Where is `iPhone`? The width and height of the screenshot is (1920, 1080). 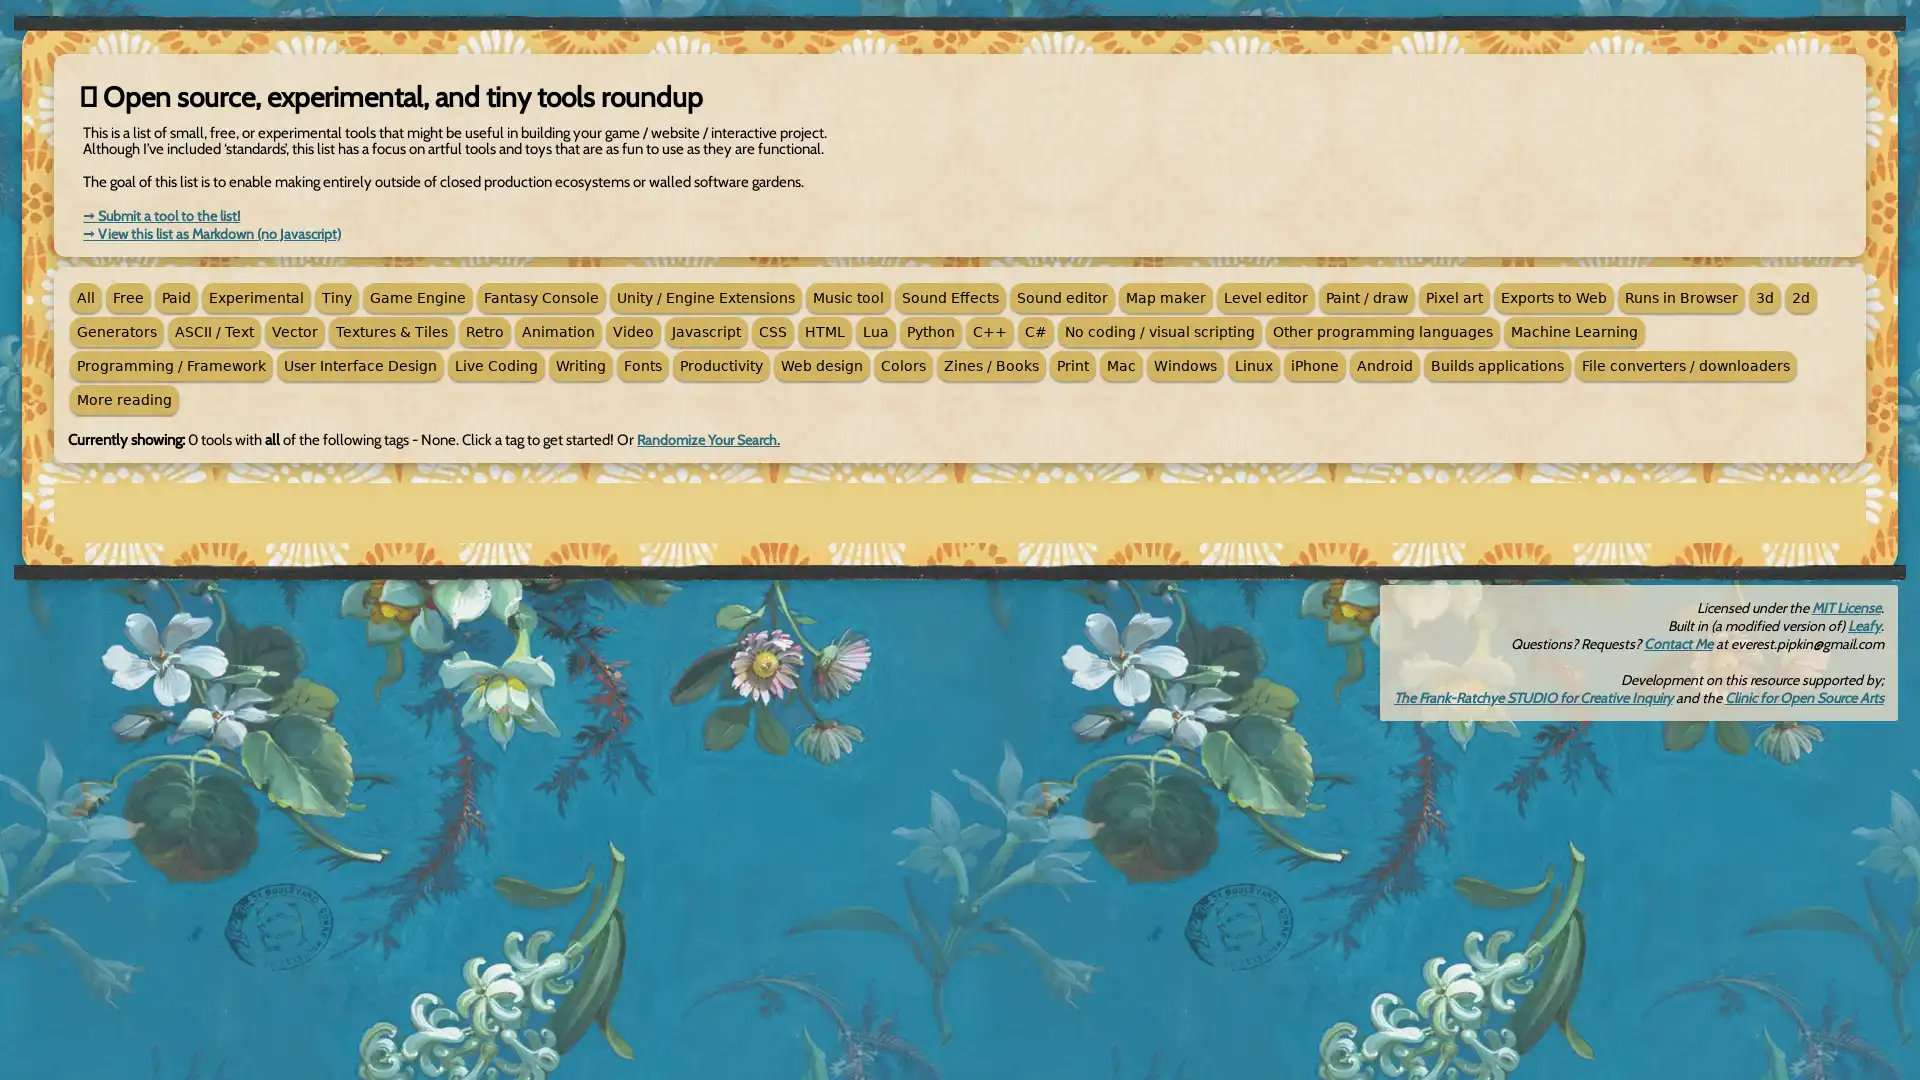
iPhone is located at coordinates (1315, 366).